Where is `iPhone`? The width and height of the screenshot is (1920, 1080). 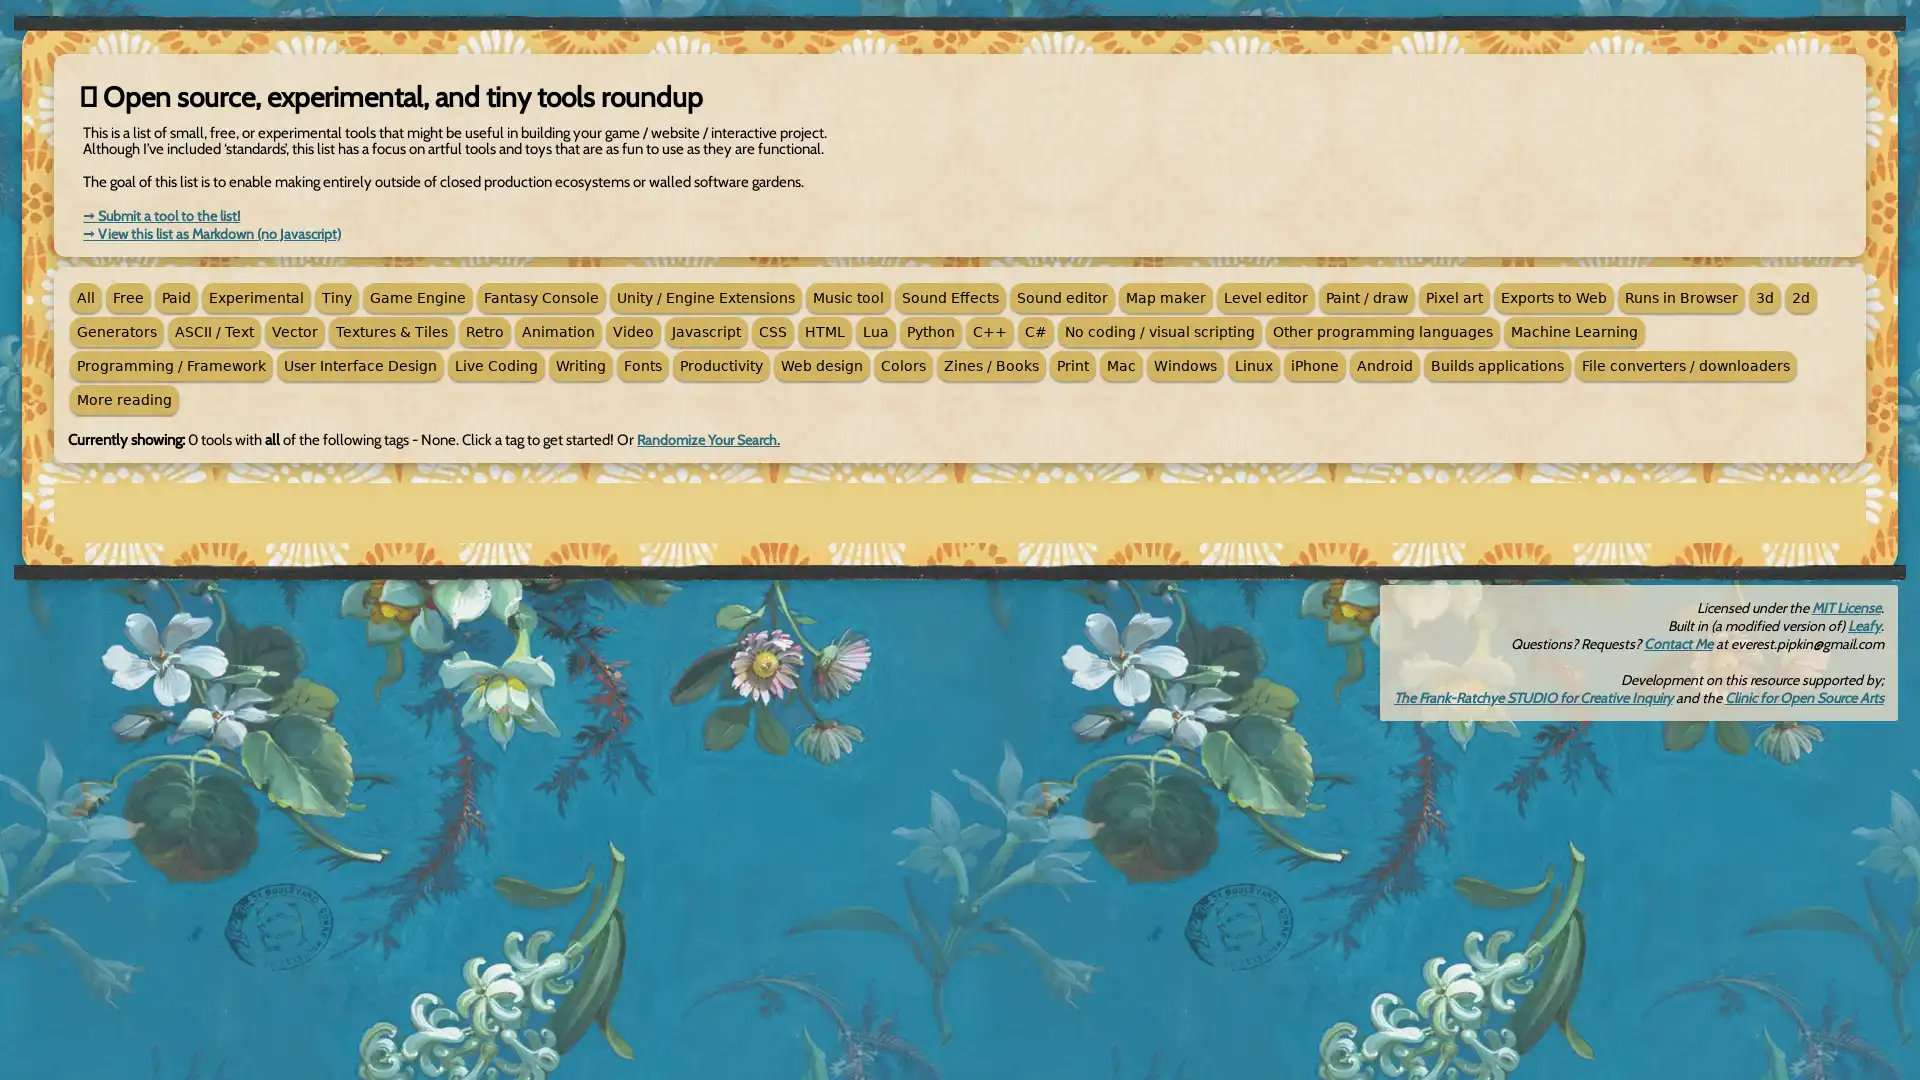
iPhone is located at coordinates (1315, 366).